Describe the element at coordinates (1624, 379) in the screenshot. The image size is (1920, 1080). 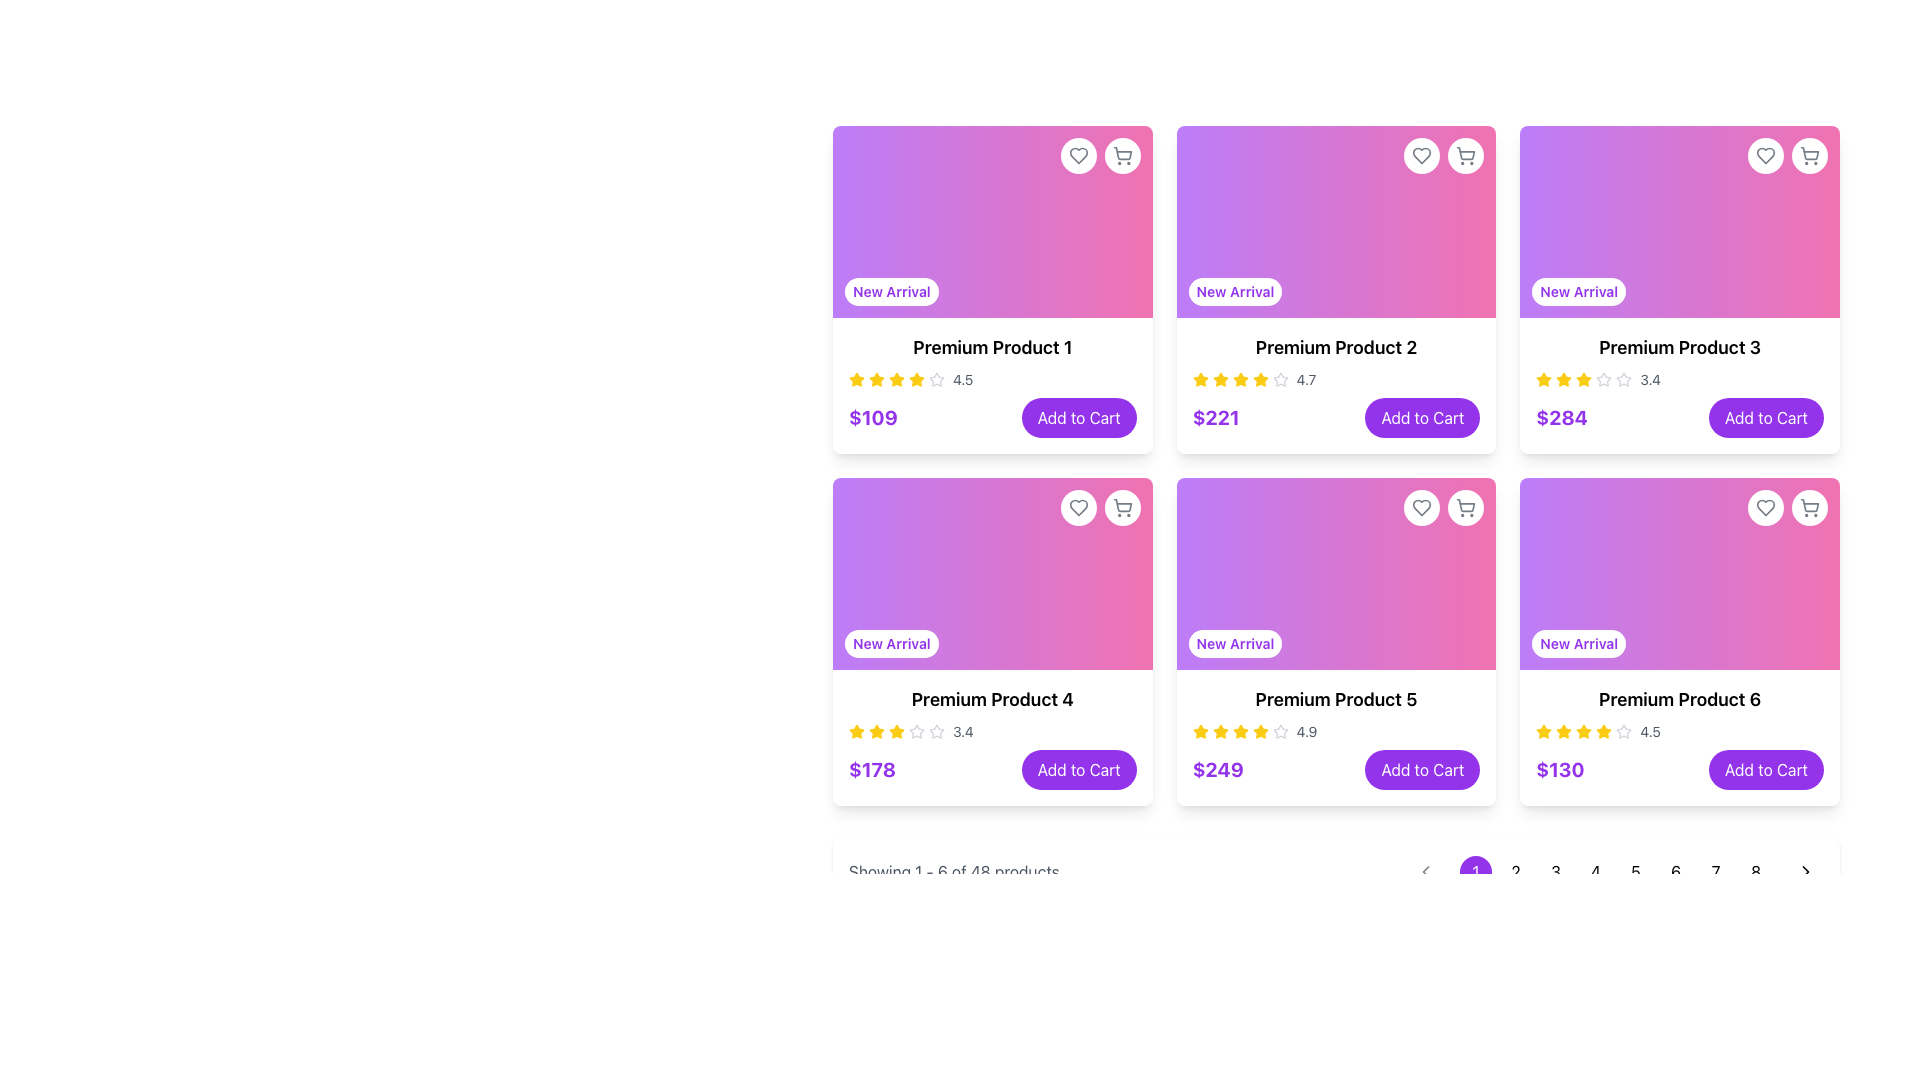
I see `the third star-shaped icon in the rating system for 'Premium Product 3', which is styled with a minimalist gray outline and positioned slightly below the product name` at that location.